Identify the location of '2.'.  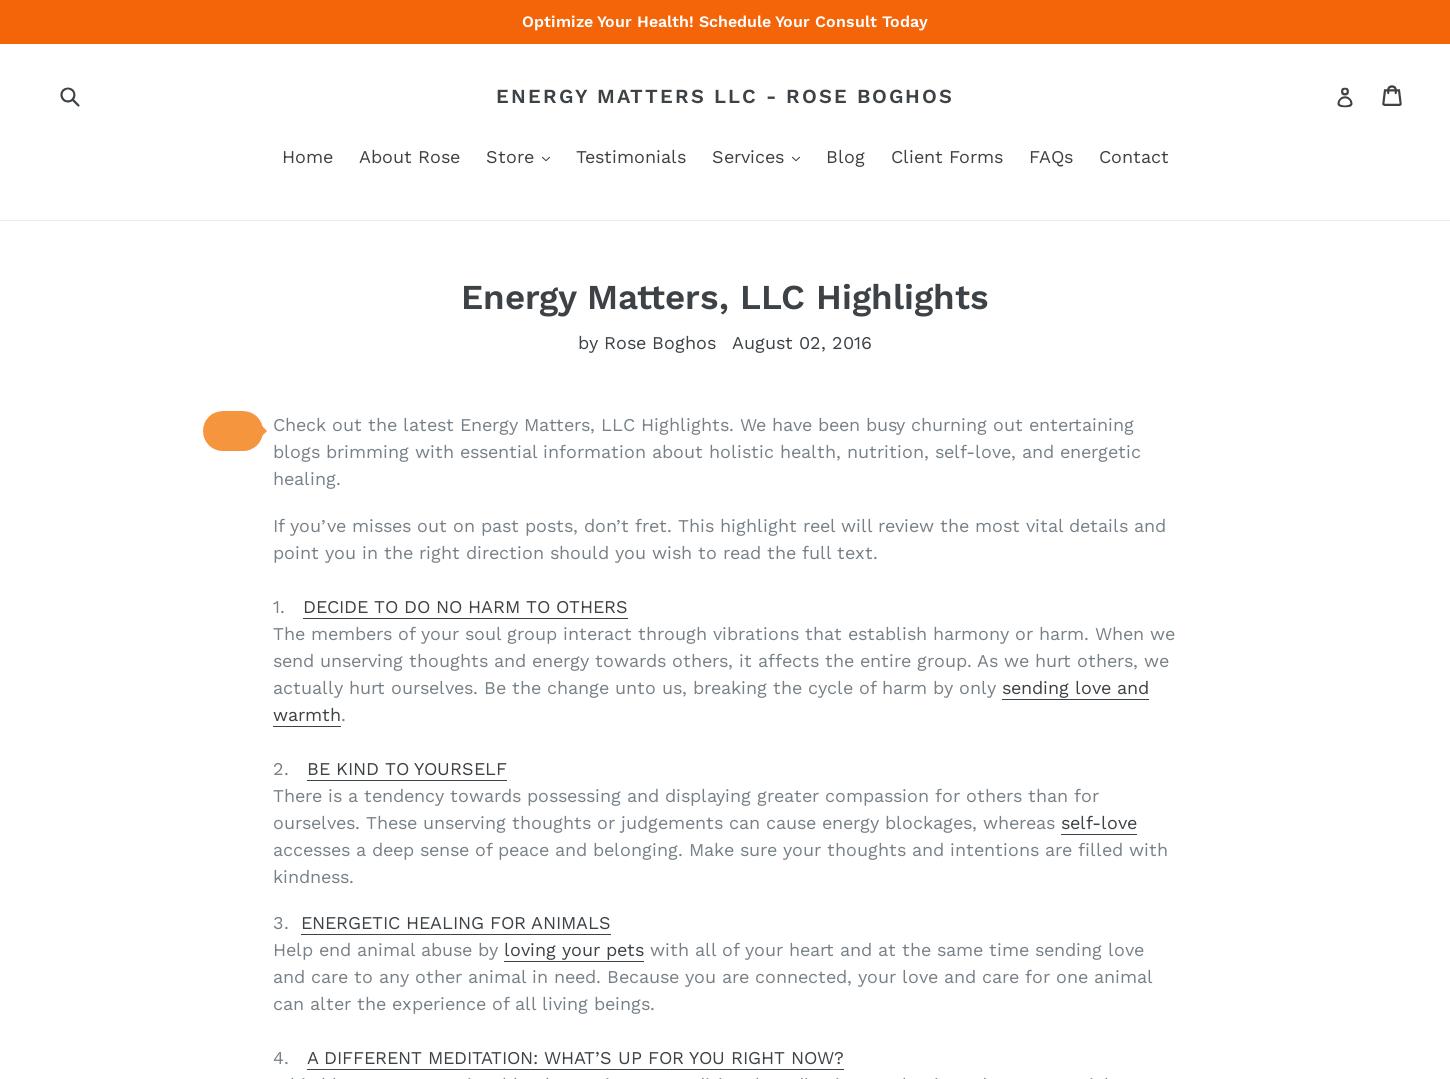
(290, 767).